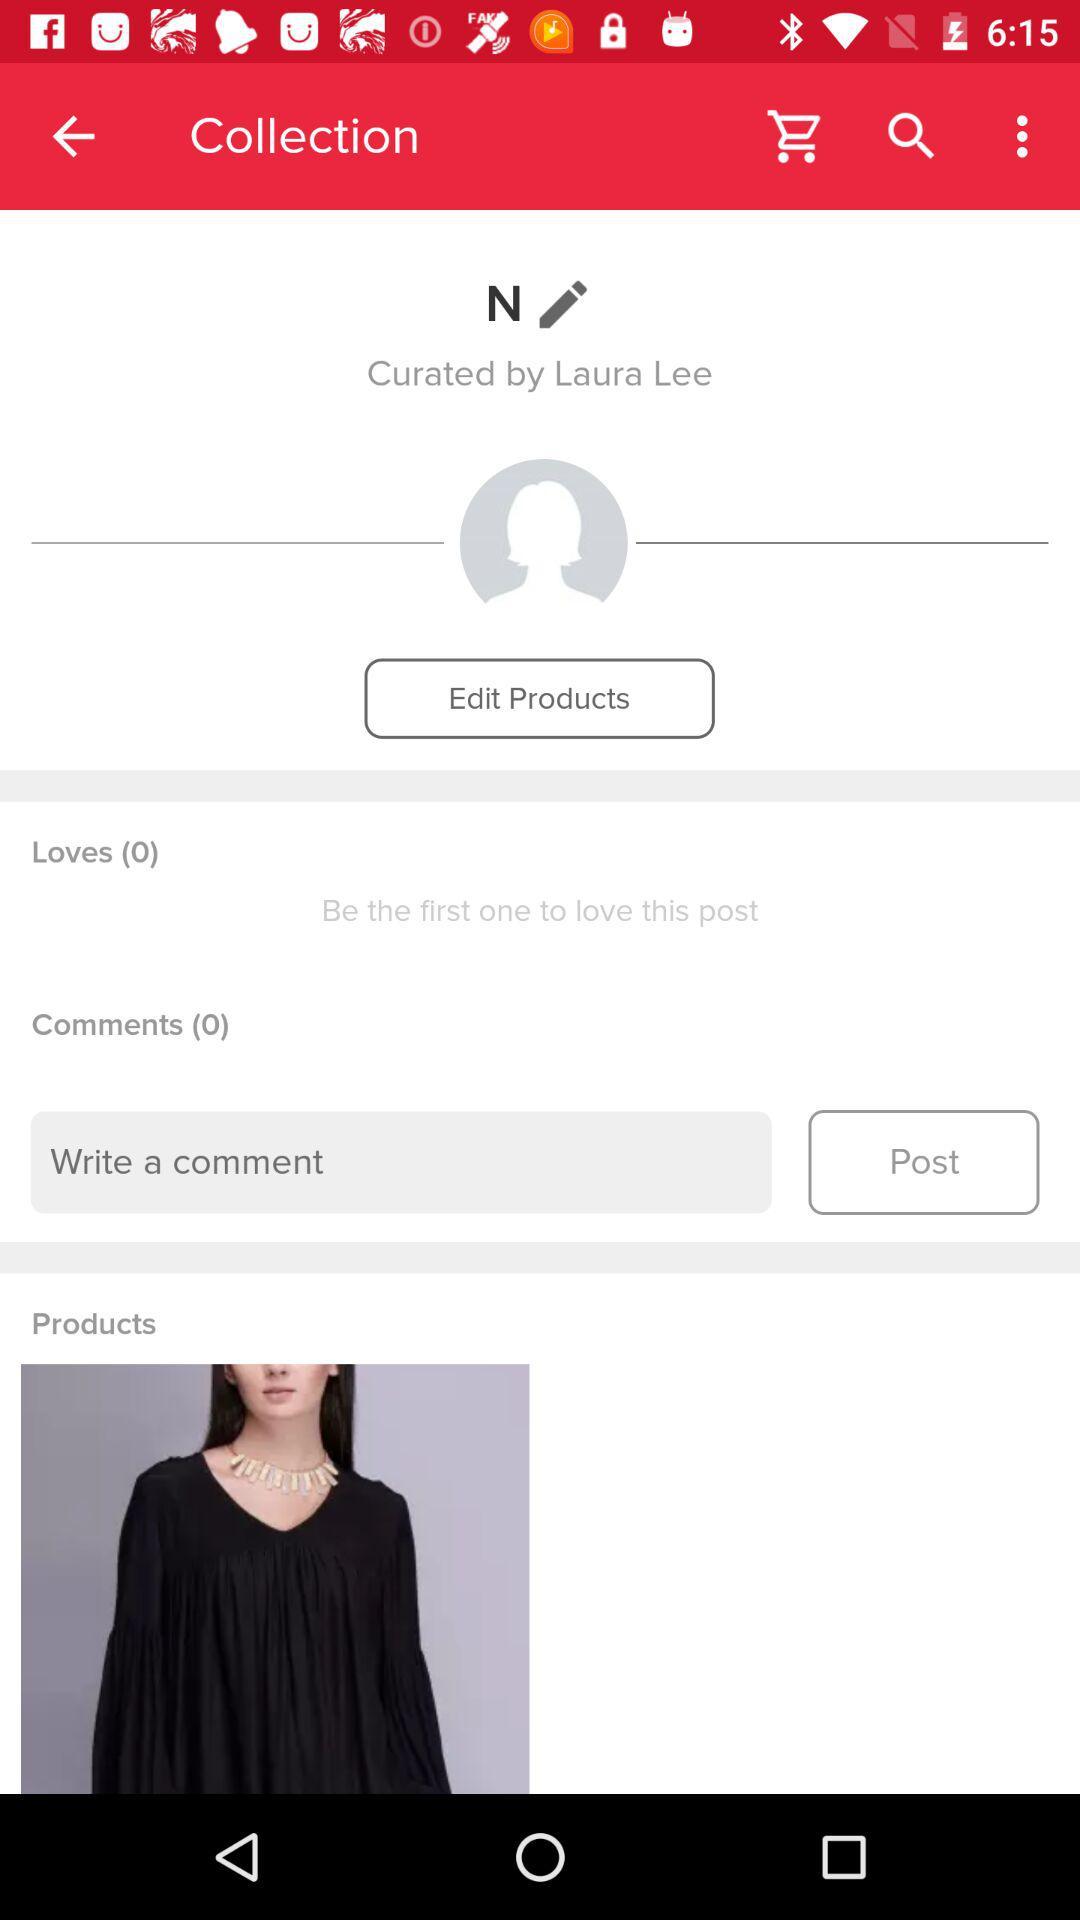 The width and height of the screenshot is (1080, 1920). I want to click on the app next to collection item, so click(72, 135).